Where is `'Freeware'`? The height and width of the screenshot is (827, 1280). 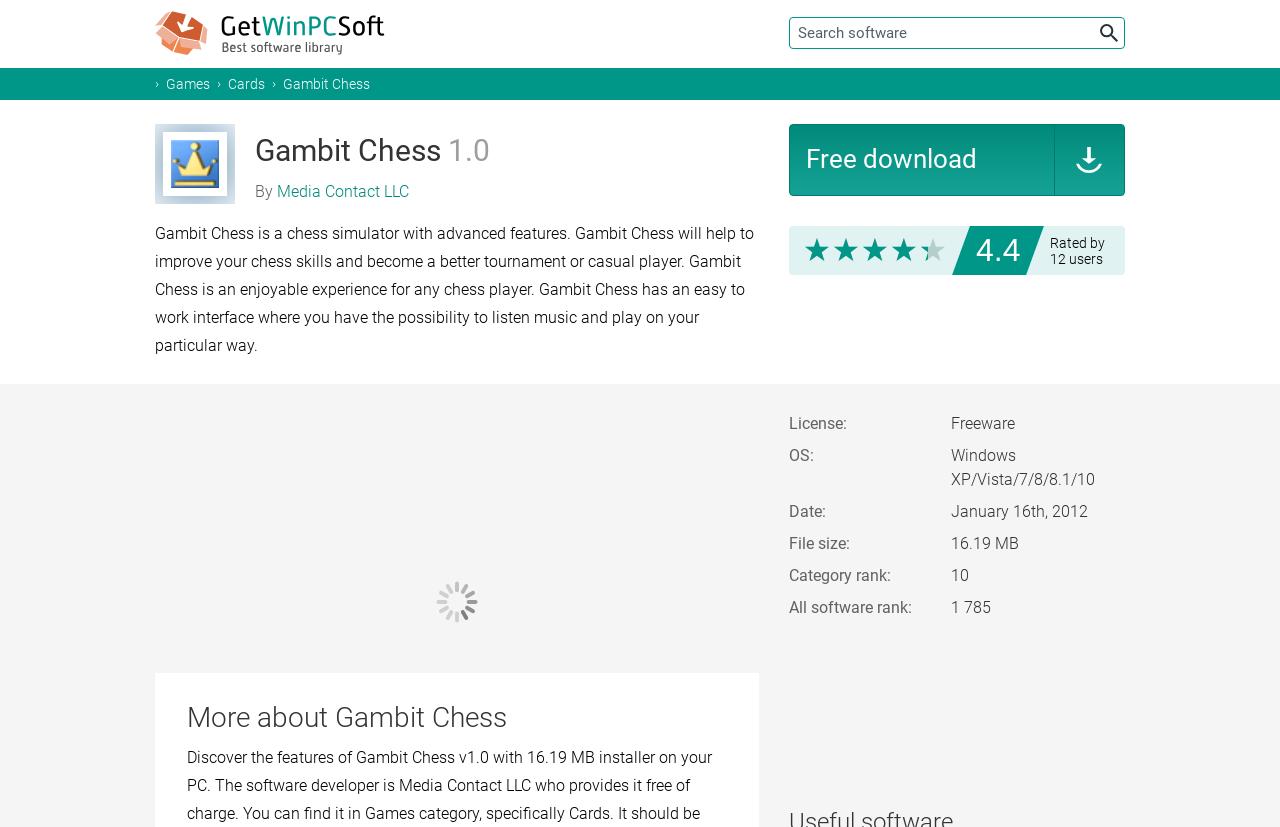 'Freeware' is located at coordinates (950, 422).